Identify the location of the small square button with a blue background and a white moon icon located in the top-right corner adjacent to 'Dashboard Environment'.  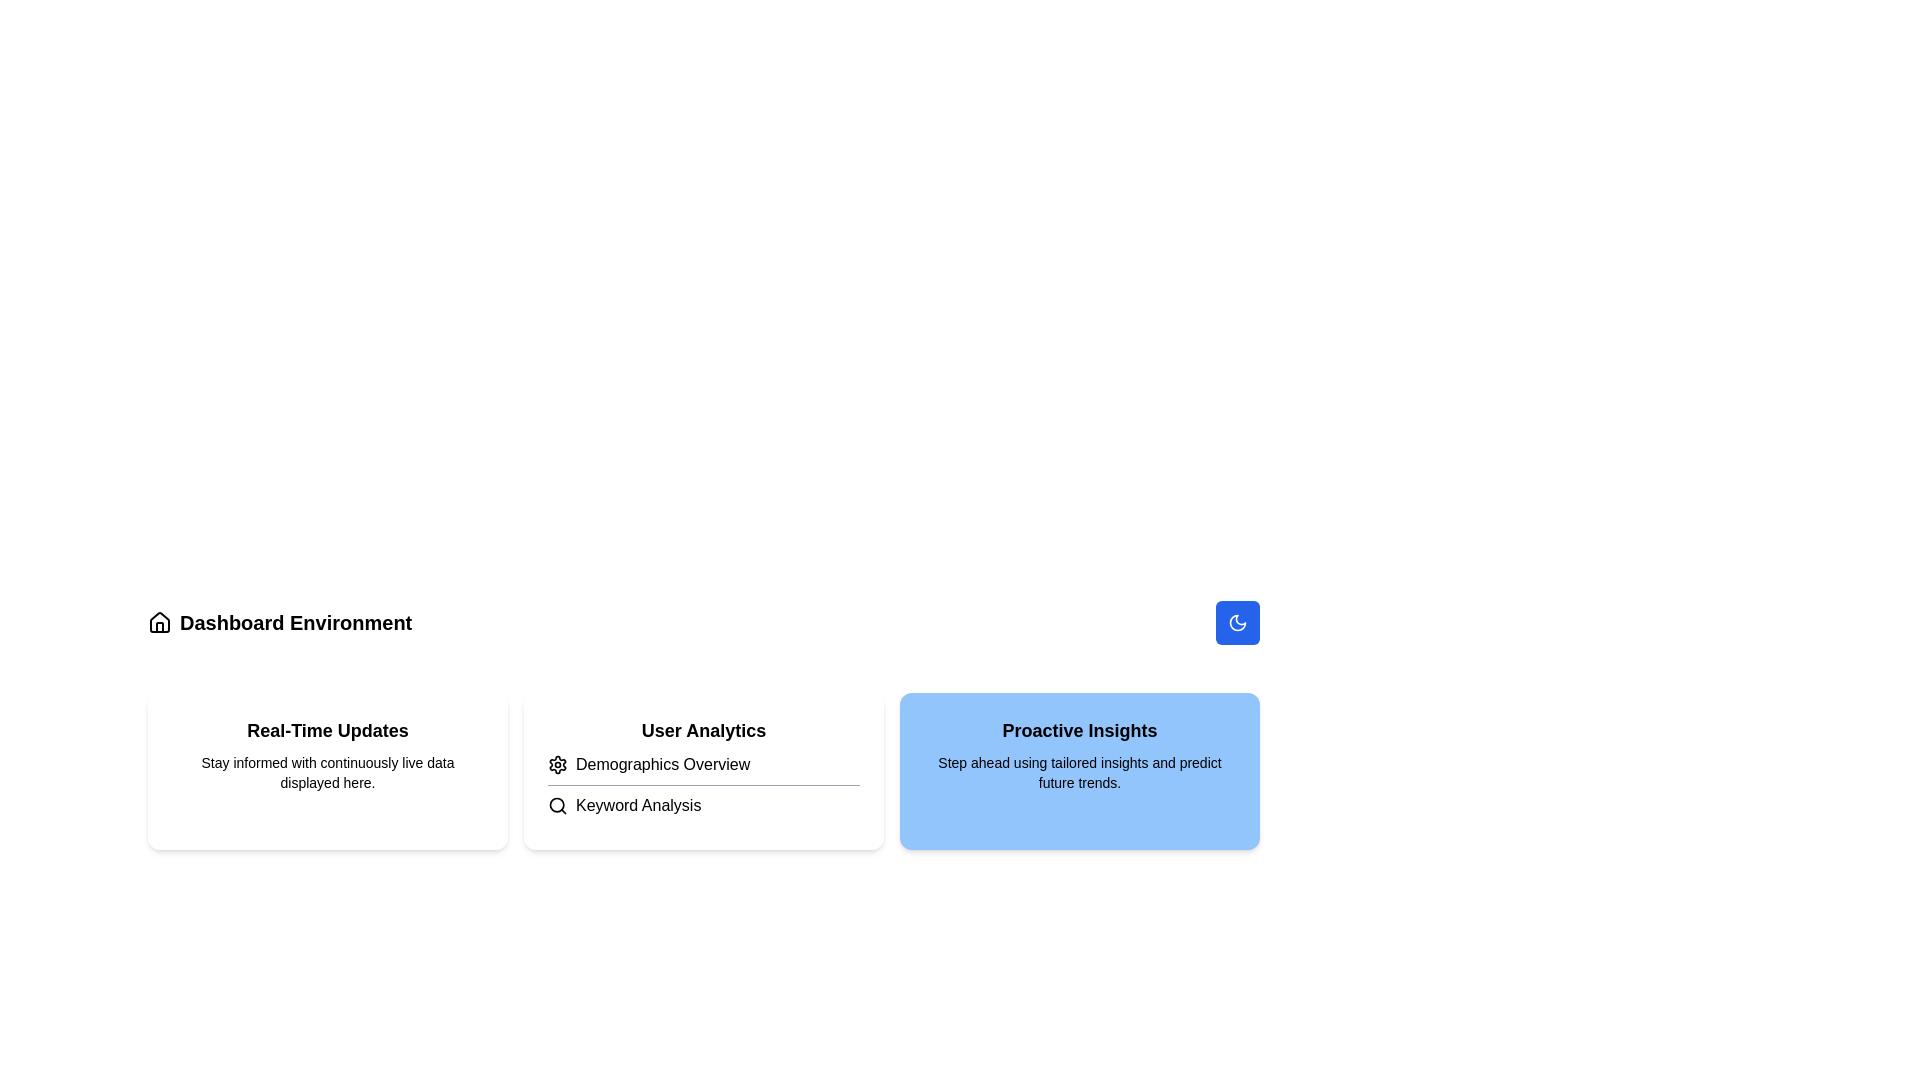
(1237, 622).